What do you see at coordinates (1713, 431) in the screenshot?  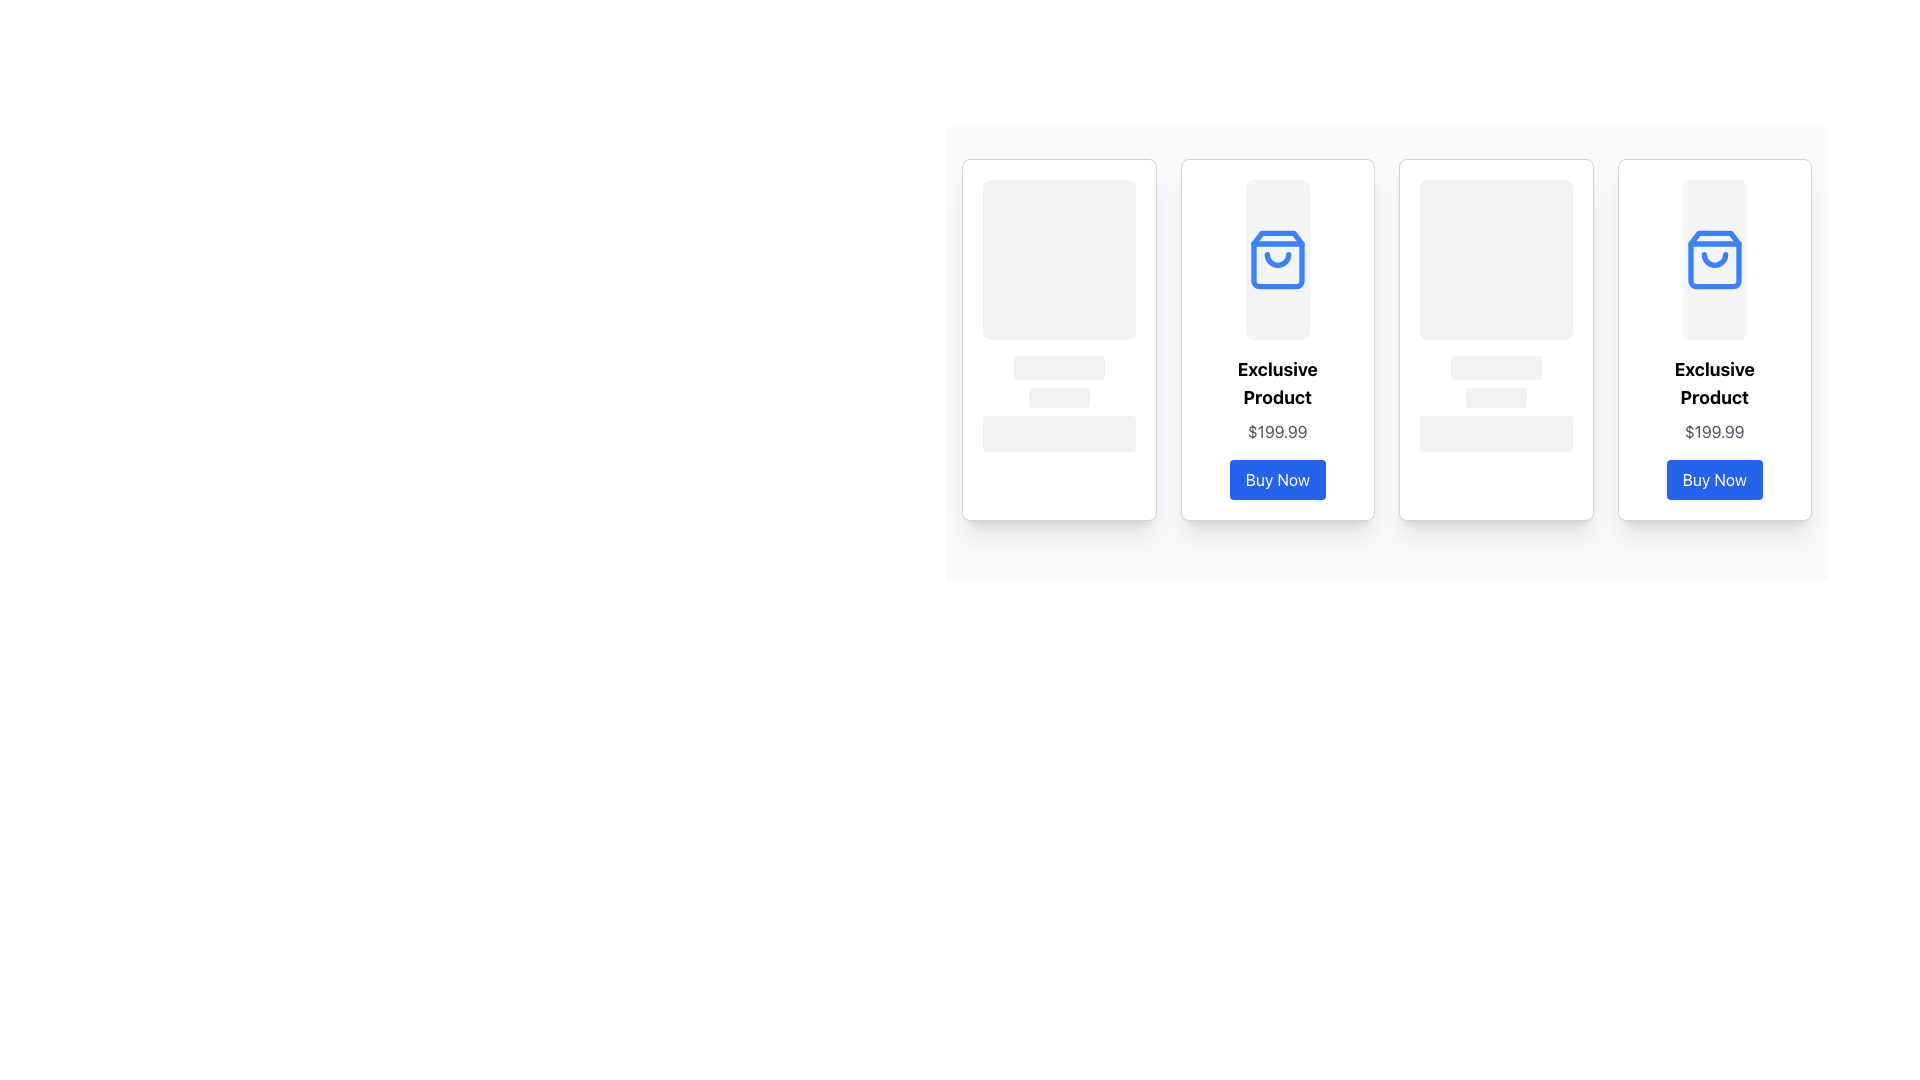 I see `the price text displaying '$199.99' in gray font, located below the 'Exclusive Product' title and above the 'Buy Now' button within the product card` at bounding box center [1713, 431].